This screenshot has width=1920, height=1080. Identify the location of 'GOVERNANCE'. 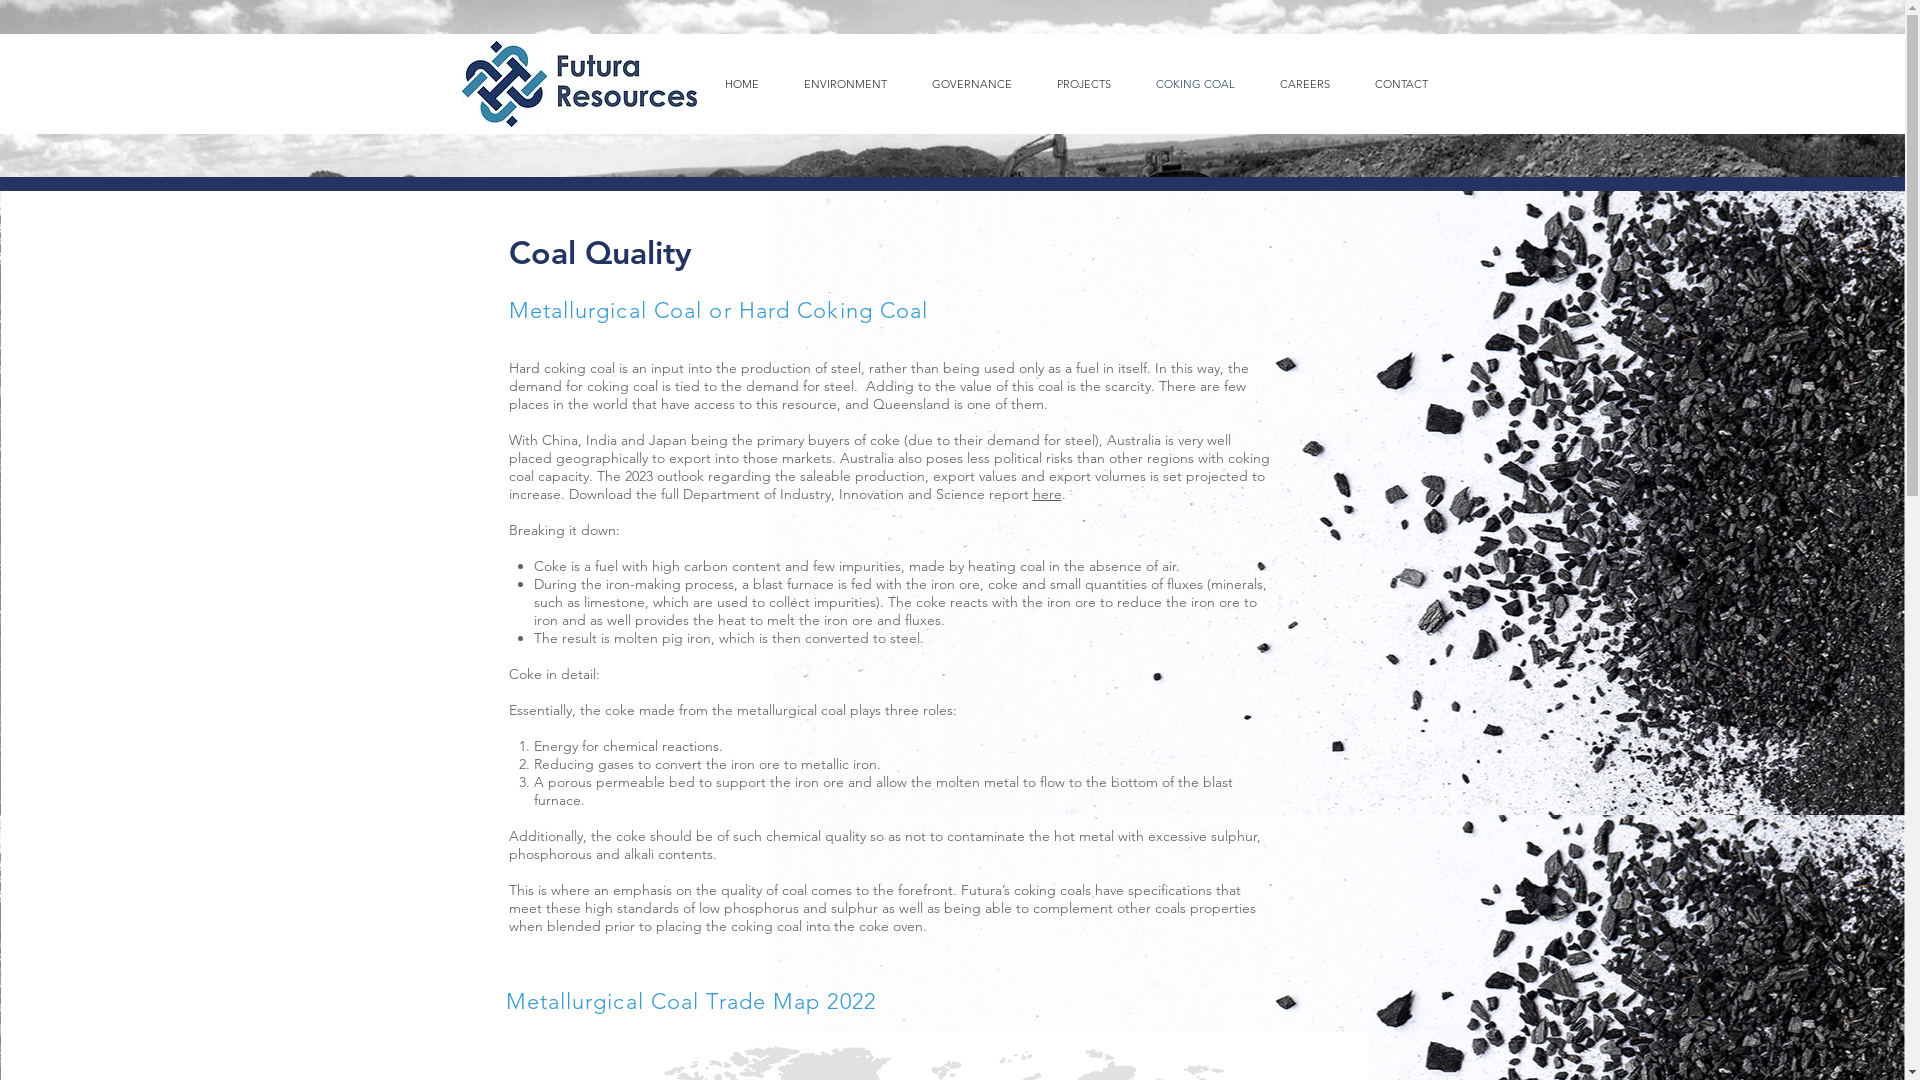
(972, 83).